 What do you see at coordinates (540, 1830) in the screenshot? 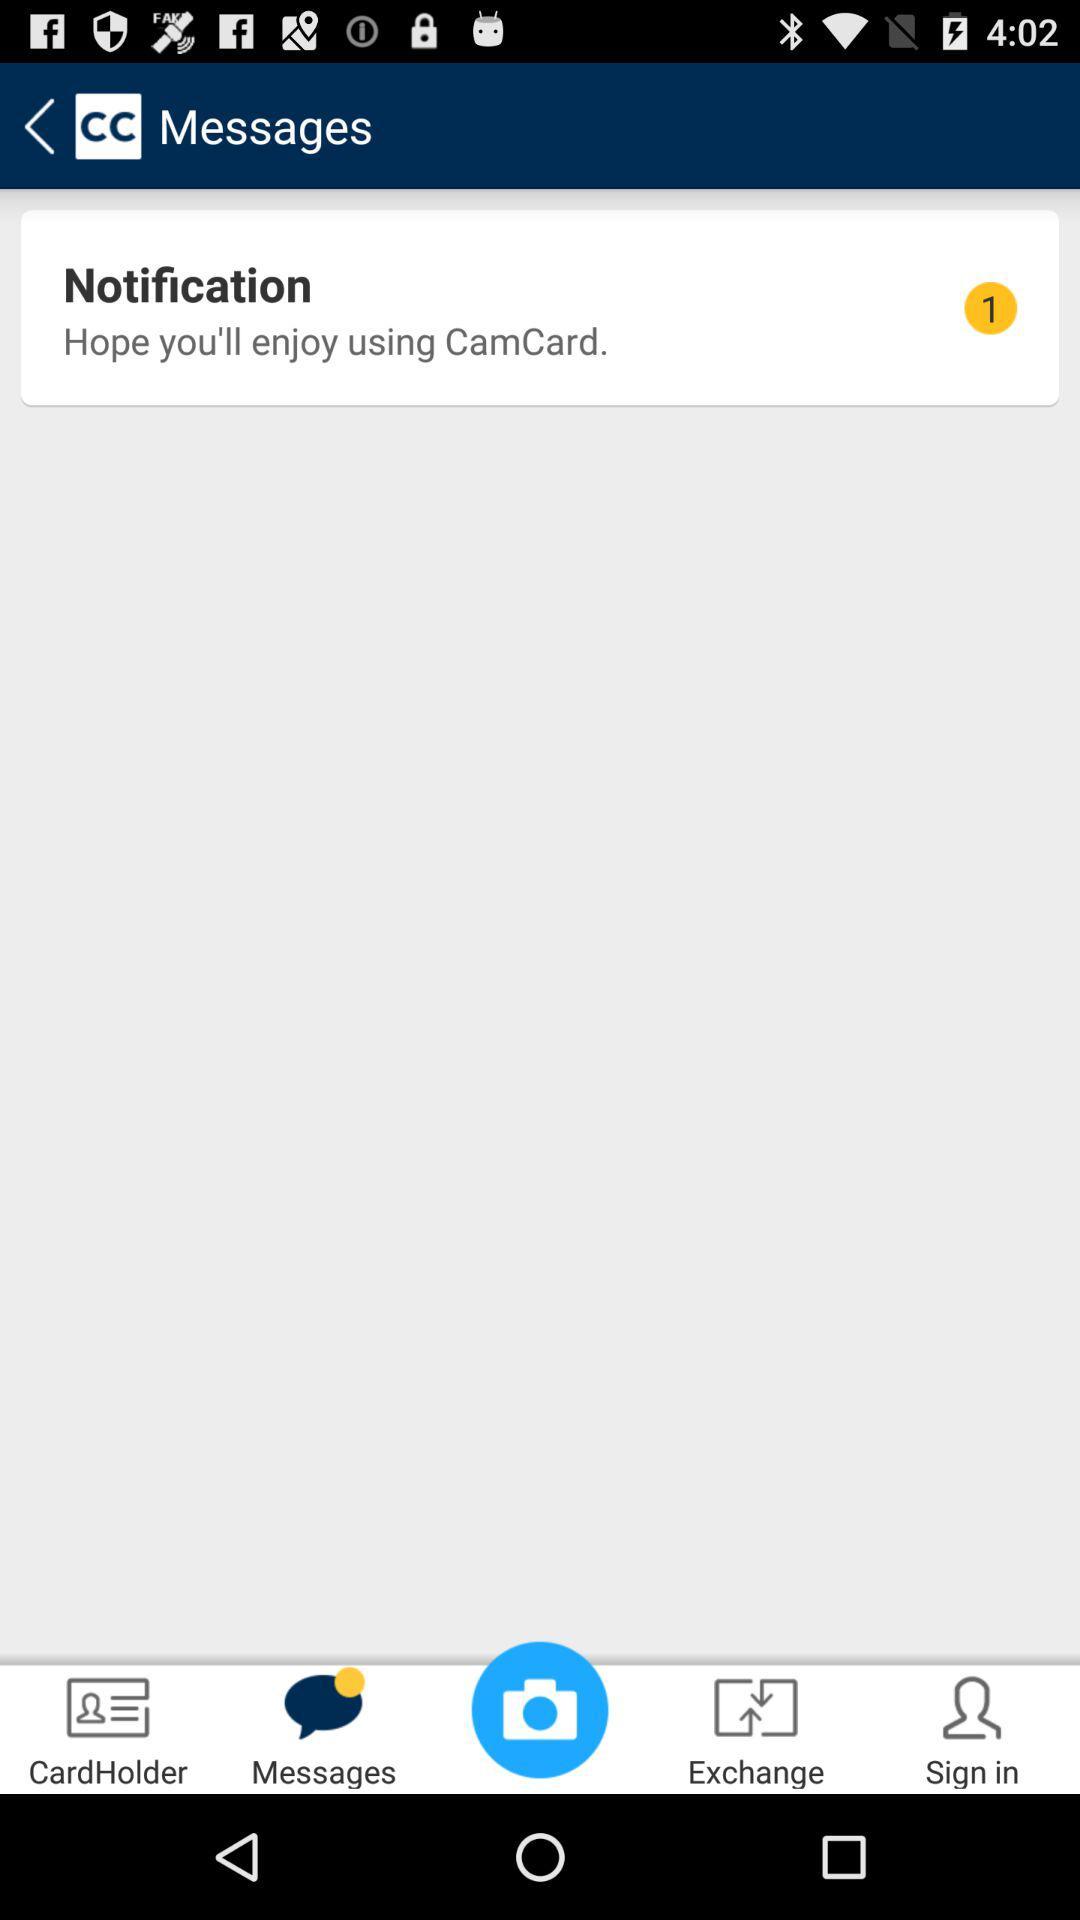
I see `the photo icon` at bounding box center [540, 1830].